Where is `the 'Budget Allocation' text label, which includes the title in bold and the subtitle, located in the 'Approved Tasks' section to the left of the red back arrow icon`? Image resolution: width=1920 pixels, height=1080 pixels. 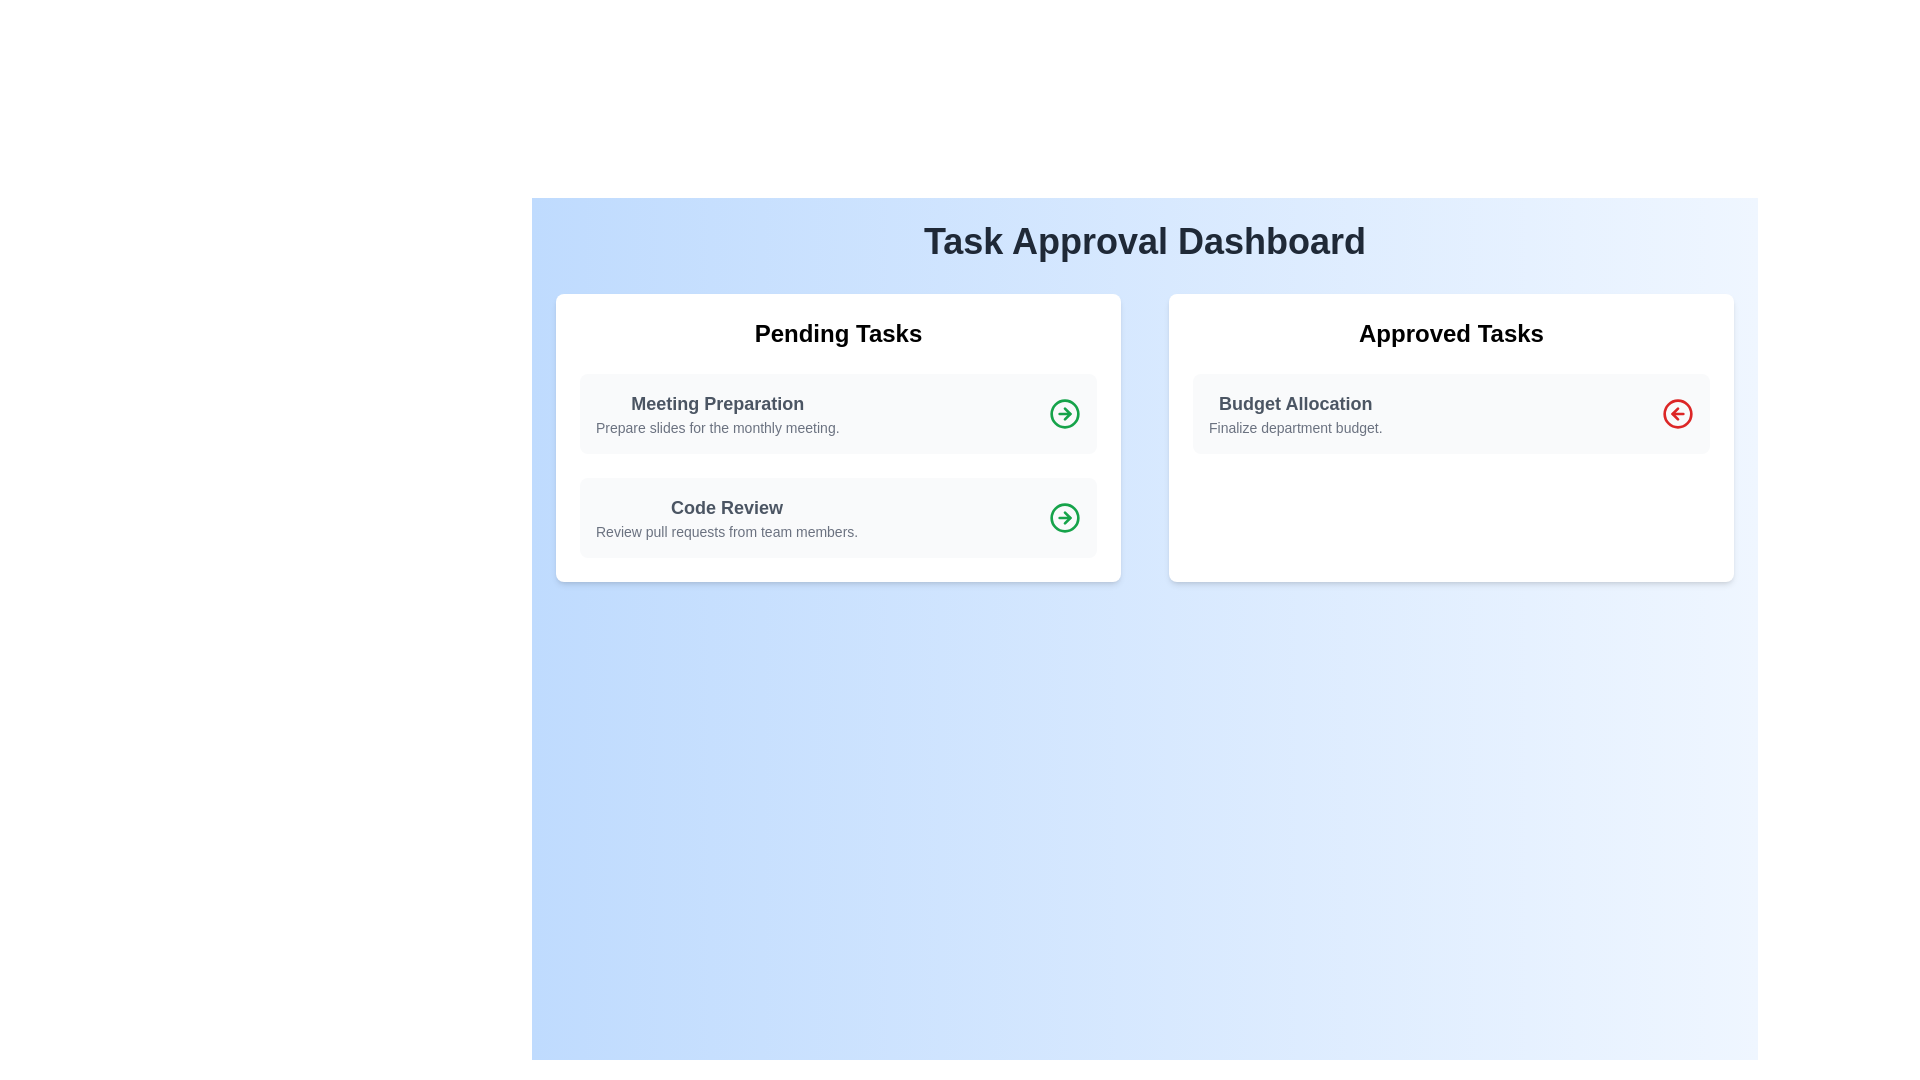
the 'Budget Allocation' text label, which includes the title in bold and the subtitle, located in the 'Approved Tasks' section to the left of the red back arrow icon is located at coordinates (1295, 412).